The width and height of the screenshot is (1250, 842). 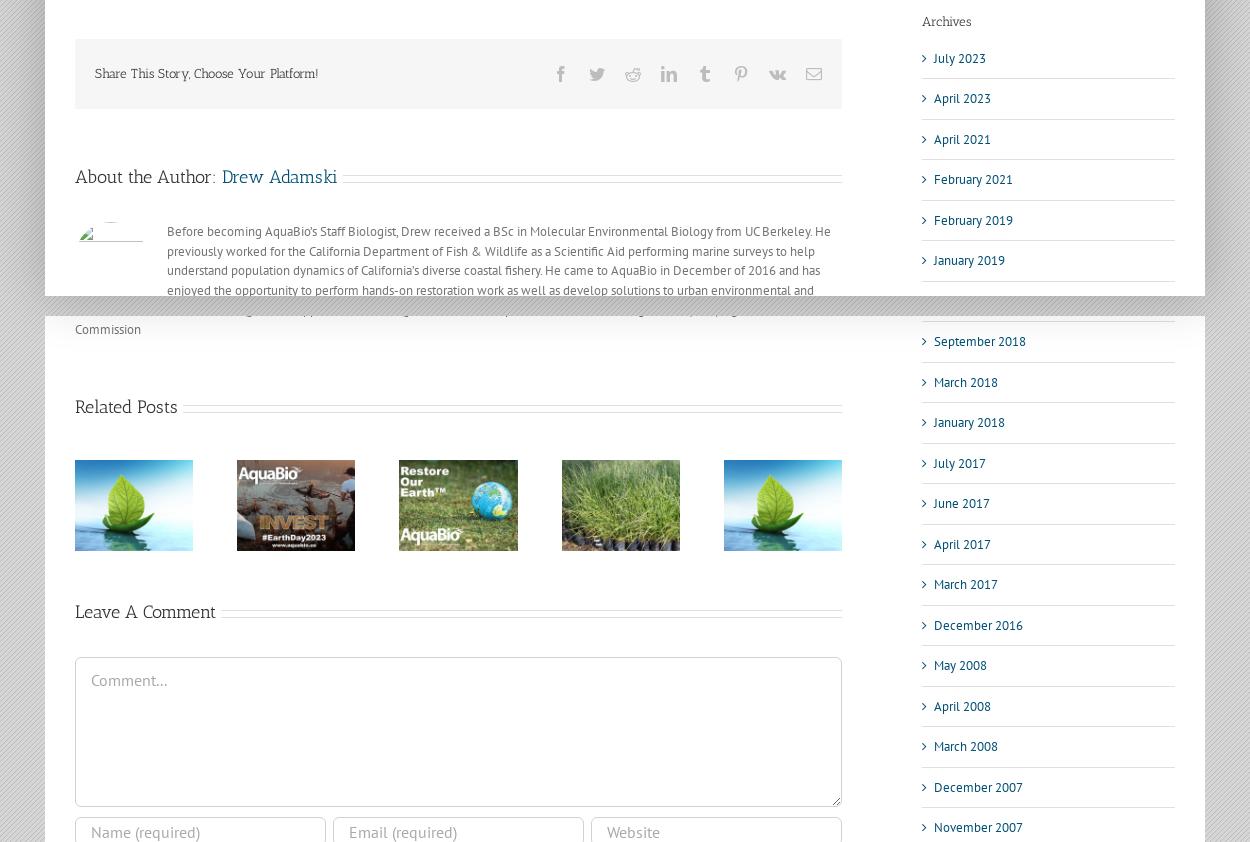 What do you see at coordinates (965, 746) in the screenshot?
I see `'March 2008'` at bounding box center [965, 746].